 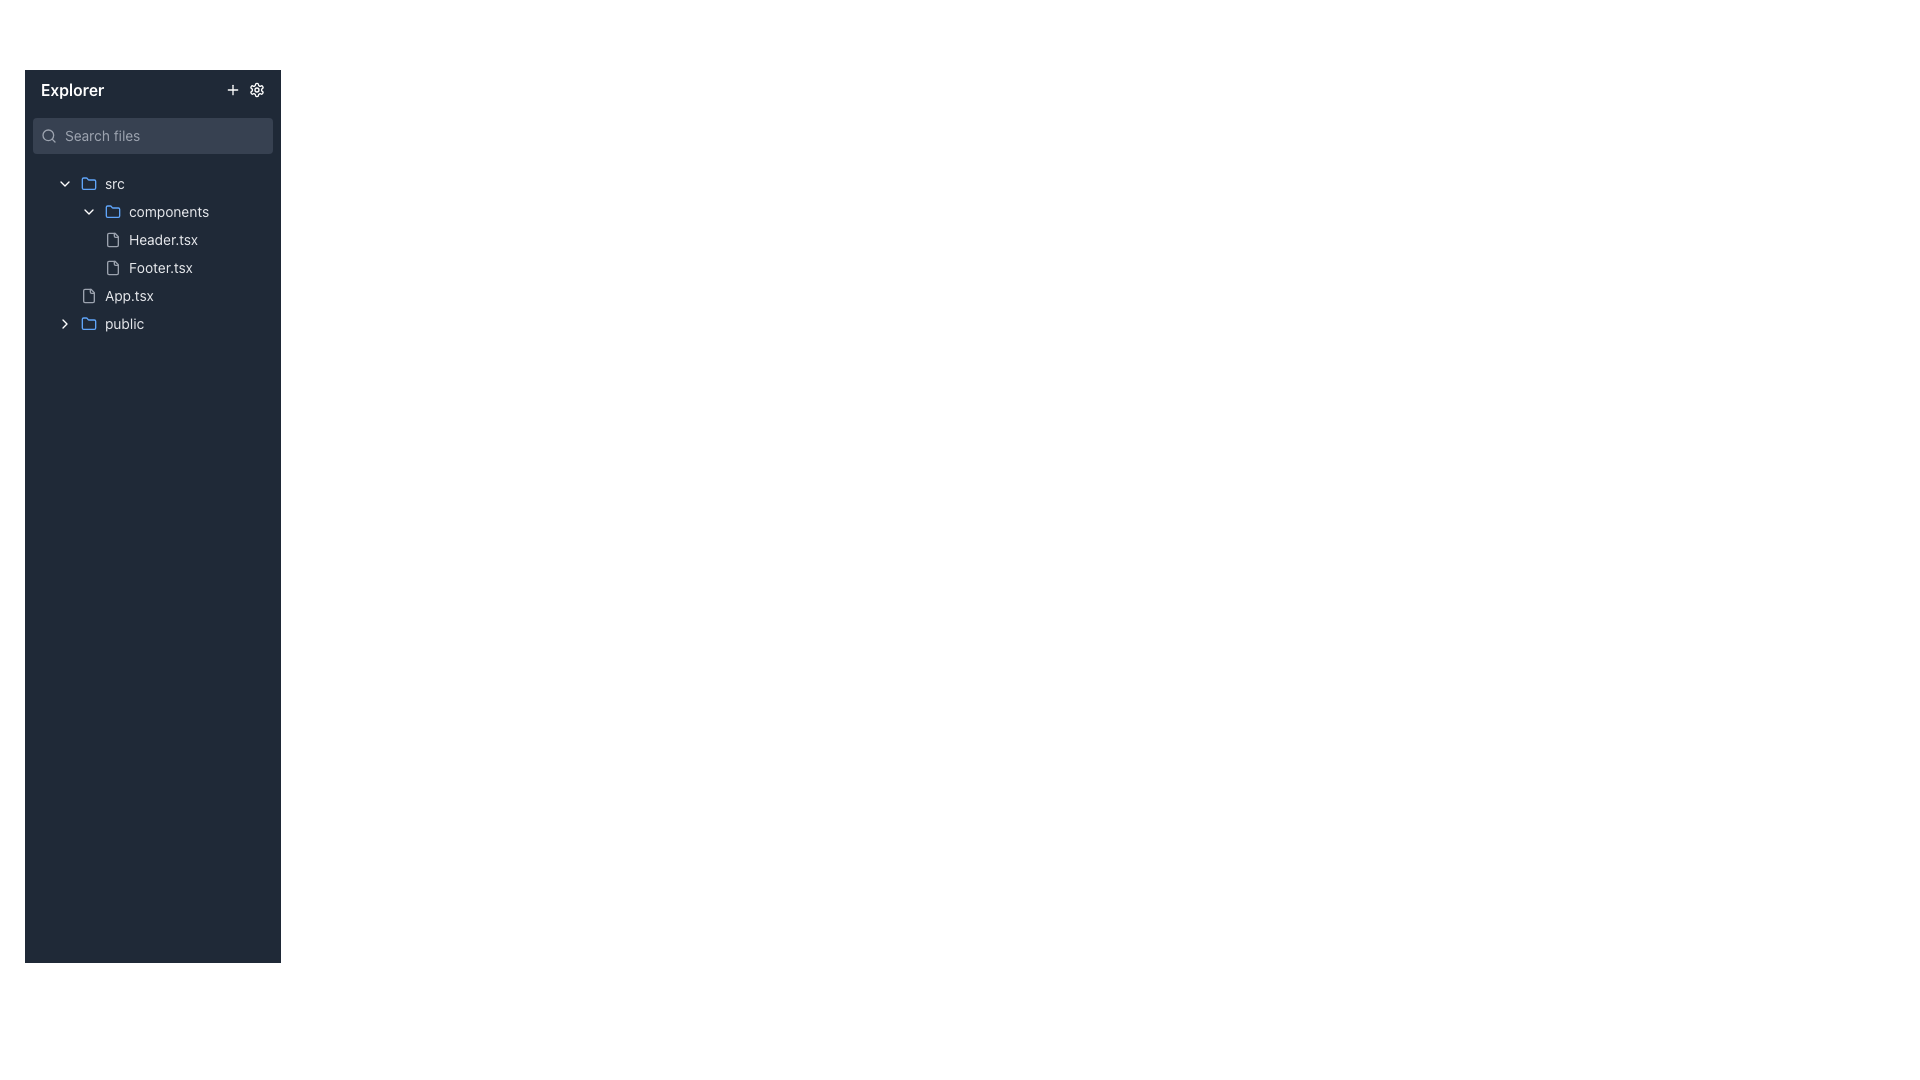 What do you see at coordinates (256, 88) in the screenshot?
I see `the gear-like icon button located in the top-right corner of the Explorer panel` at bounding box center [256, 88].